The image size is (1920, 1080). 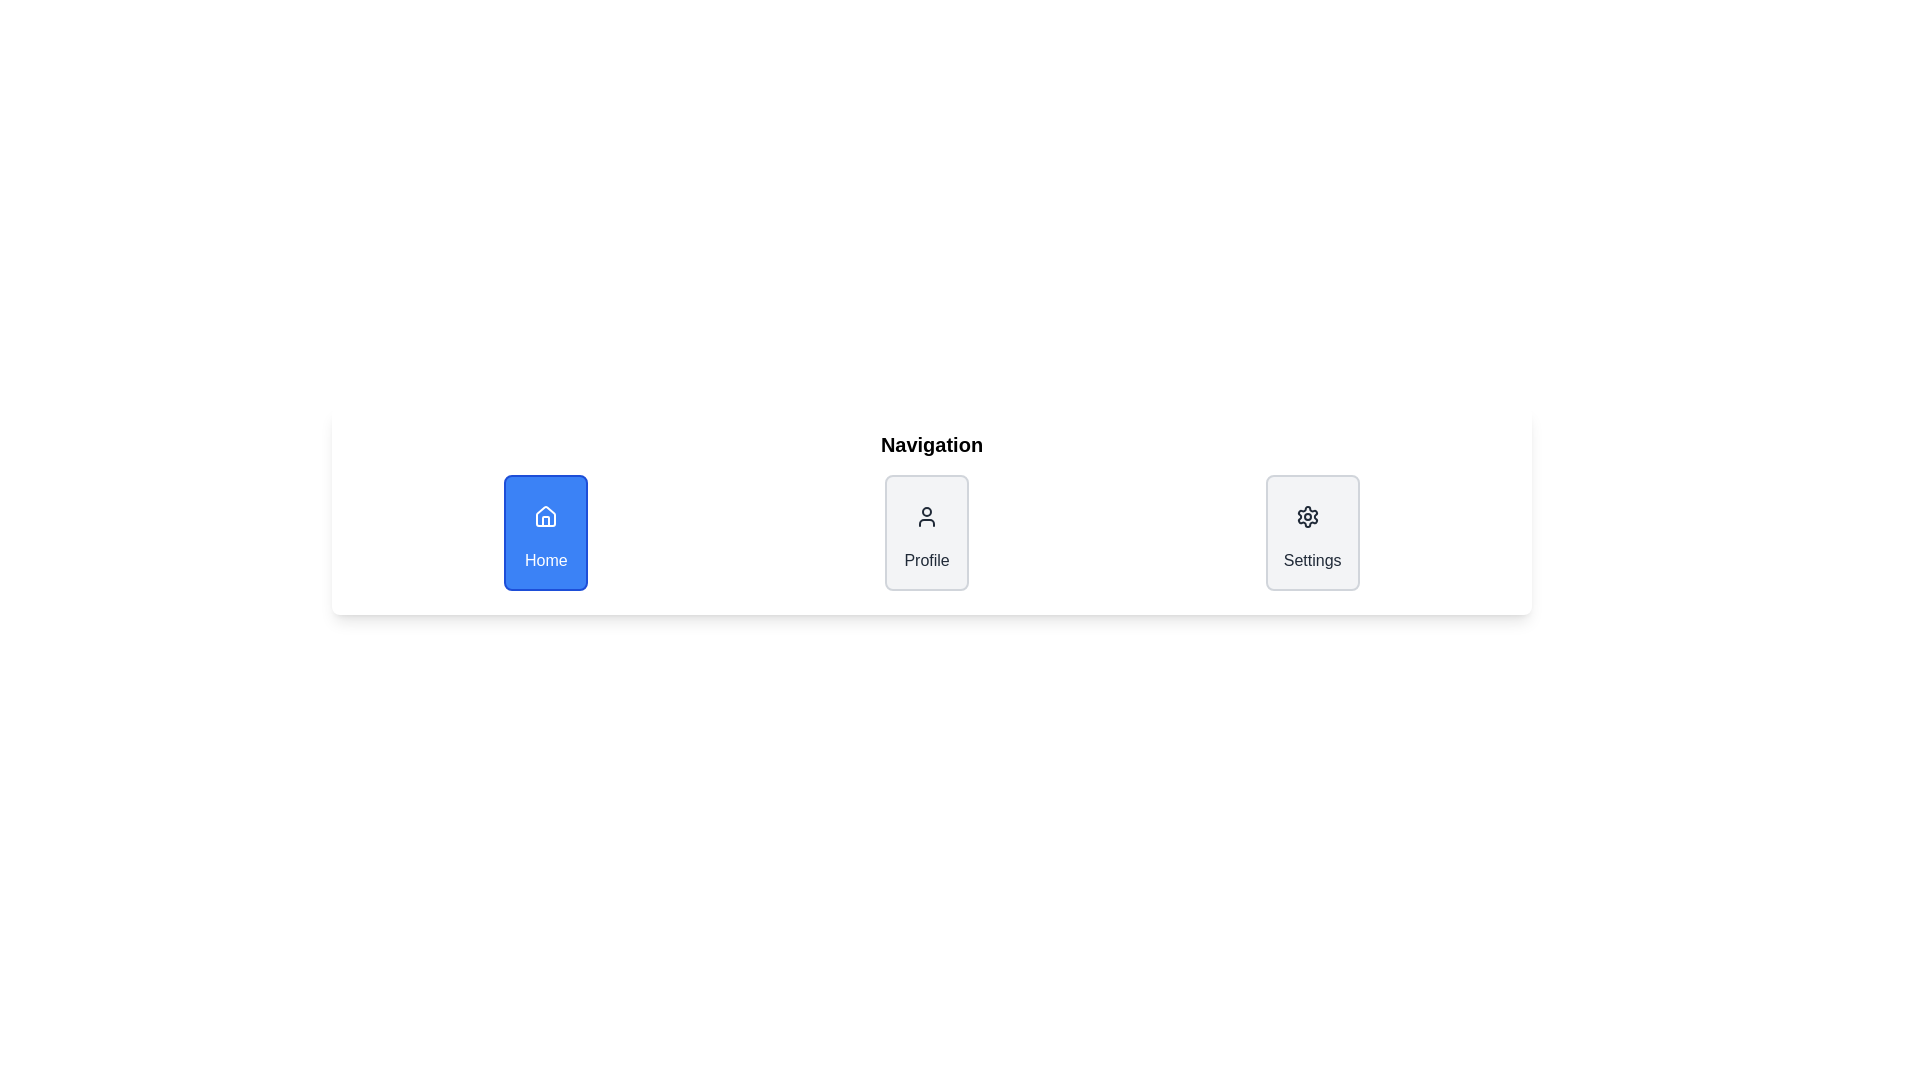 What do you see at coordinates (926, 515) in the screenshot?
I see `the 'Profile' icon in the navigation bar` at bounding box center [926, 515].